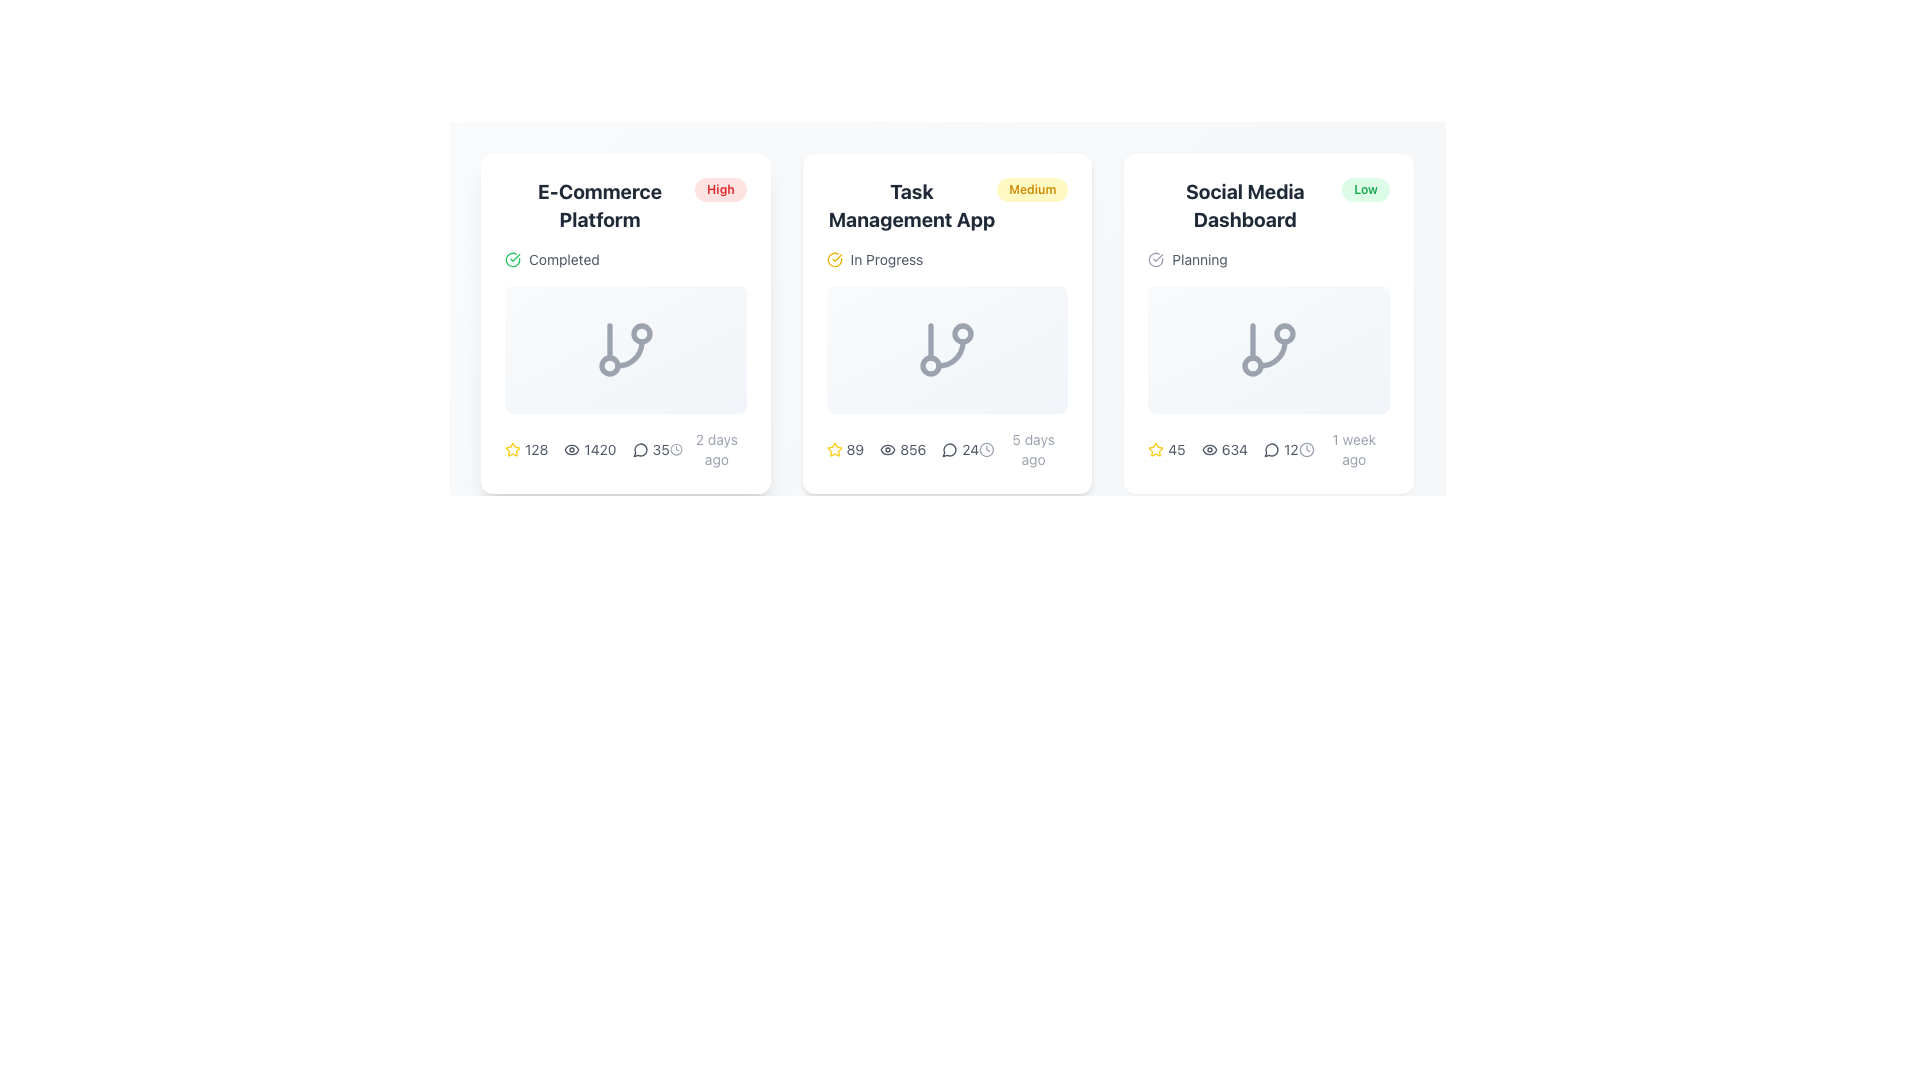 This screenshot has width=1920, height=1080. Describe the element at coordinates (1176, 450) in the screenshot. I see `the numeric text '45' displayed in a sans-serif font located next to the star icon in the bottom section of the 'Social Media Dashboard' card` at that location.